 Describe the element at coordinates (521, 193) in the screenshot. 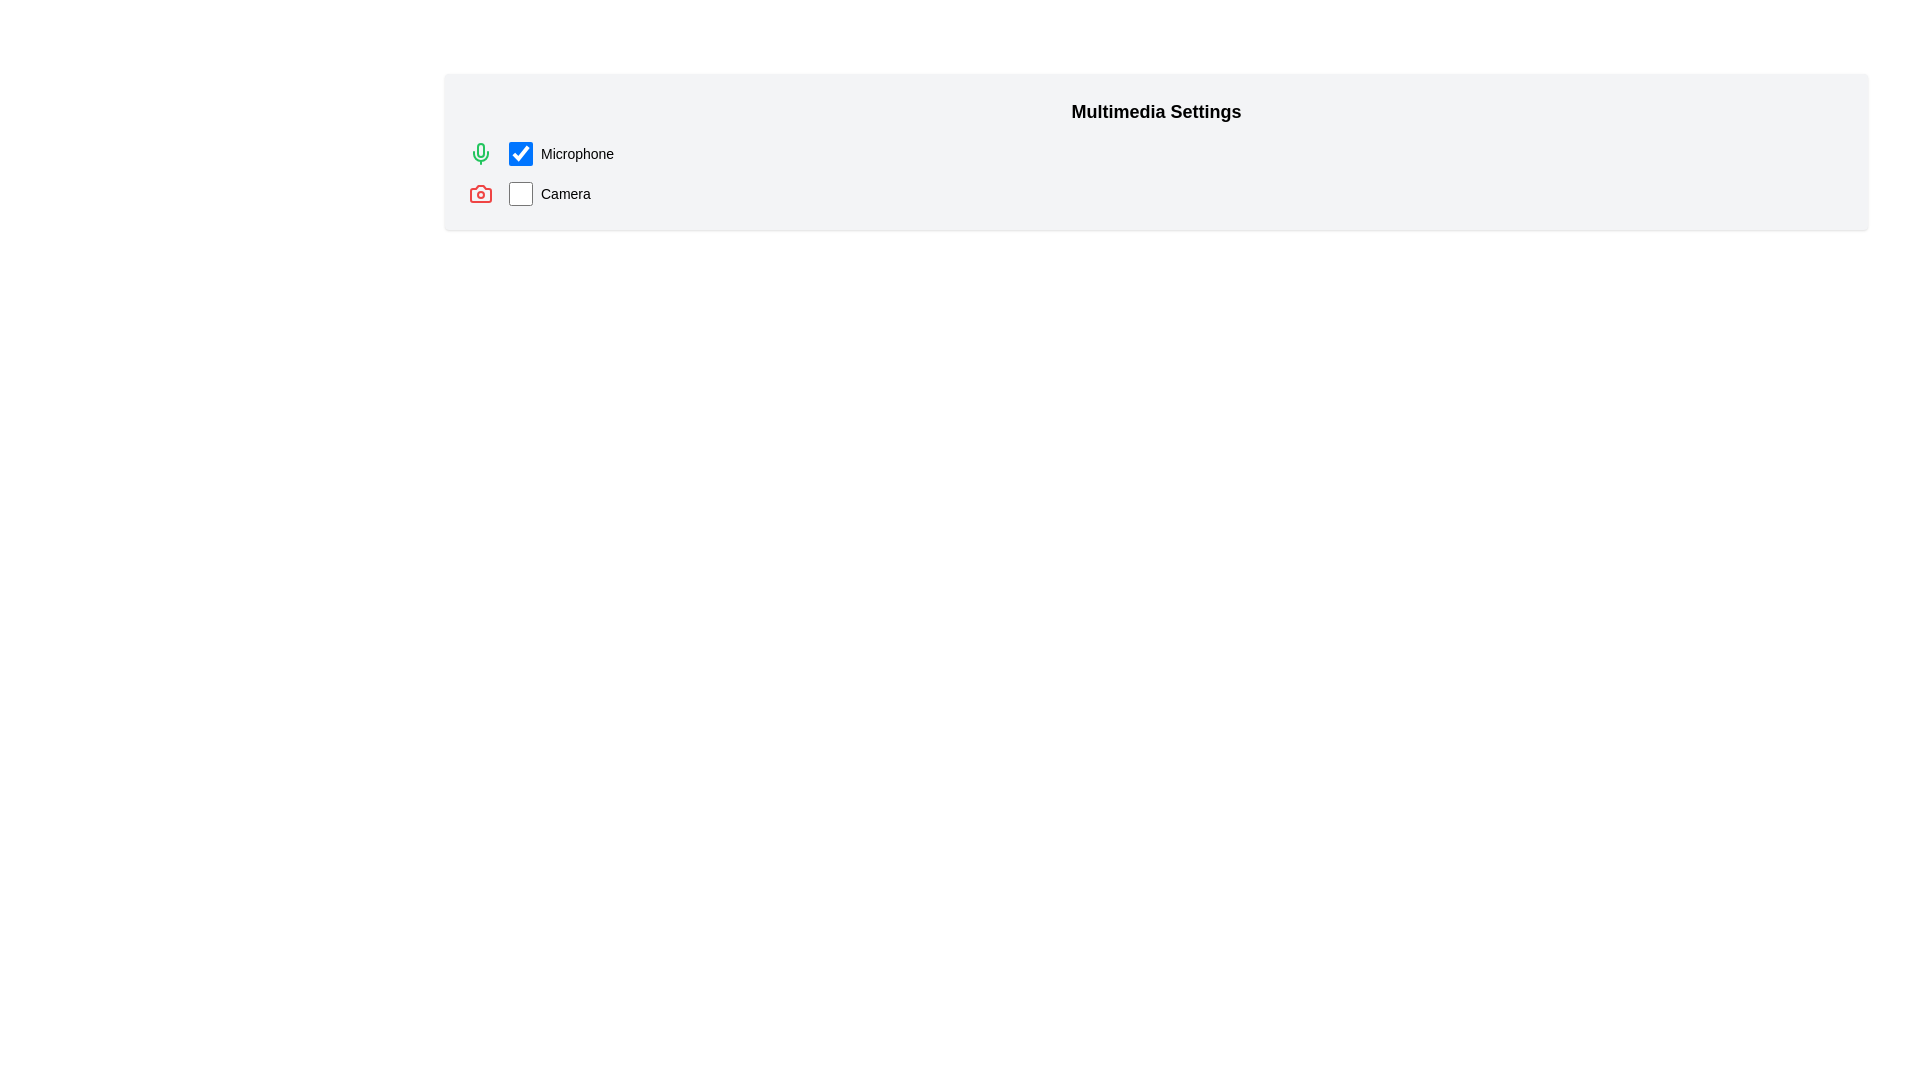

I see `the checkbox with a blue border located to the left of the text 'Camera'` at that location.